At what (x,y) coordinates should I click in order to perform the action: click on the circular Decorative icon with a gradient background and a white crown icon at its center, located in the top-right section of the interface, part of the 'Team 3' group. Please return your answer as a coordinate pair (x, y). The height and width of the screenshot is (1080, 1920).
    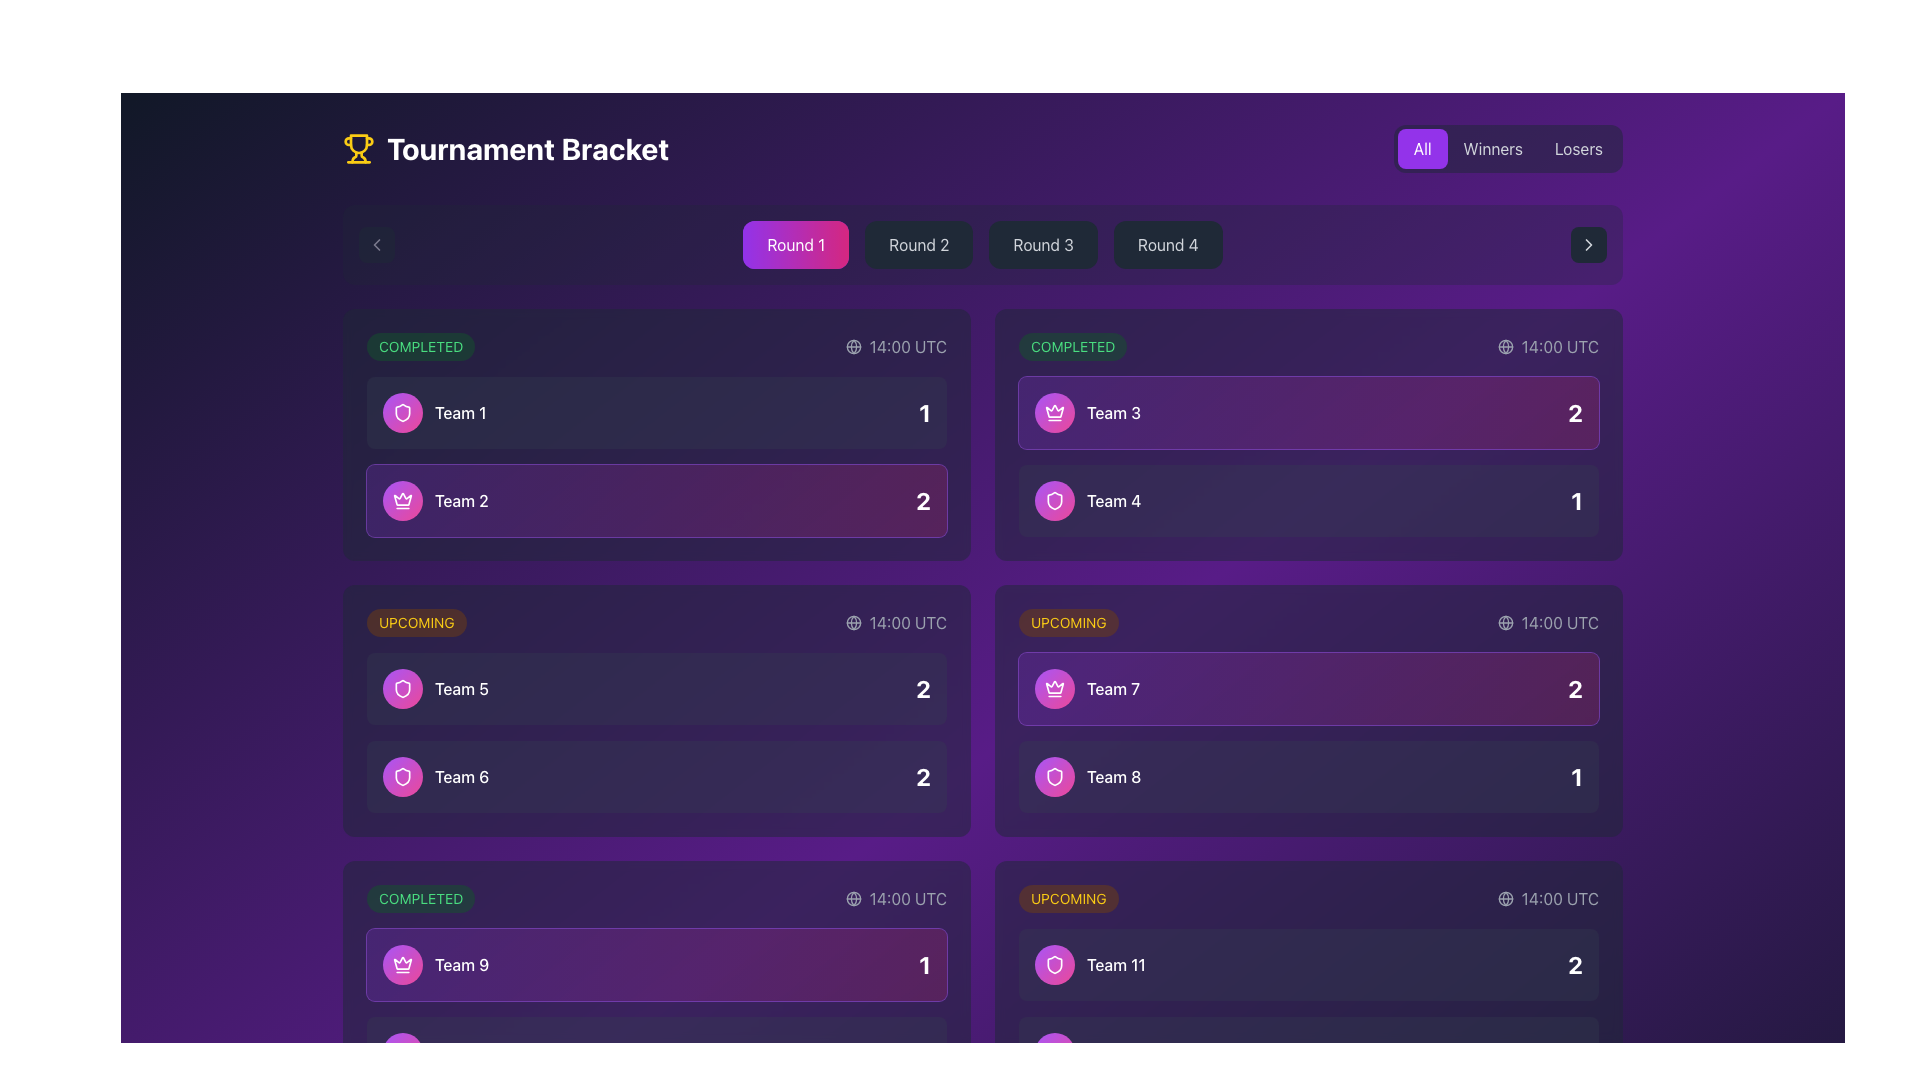
    Looking at the image, I should click on (1054, 411).